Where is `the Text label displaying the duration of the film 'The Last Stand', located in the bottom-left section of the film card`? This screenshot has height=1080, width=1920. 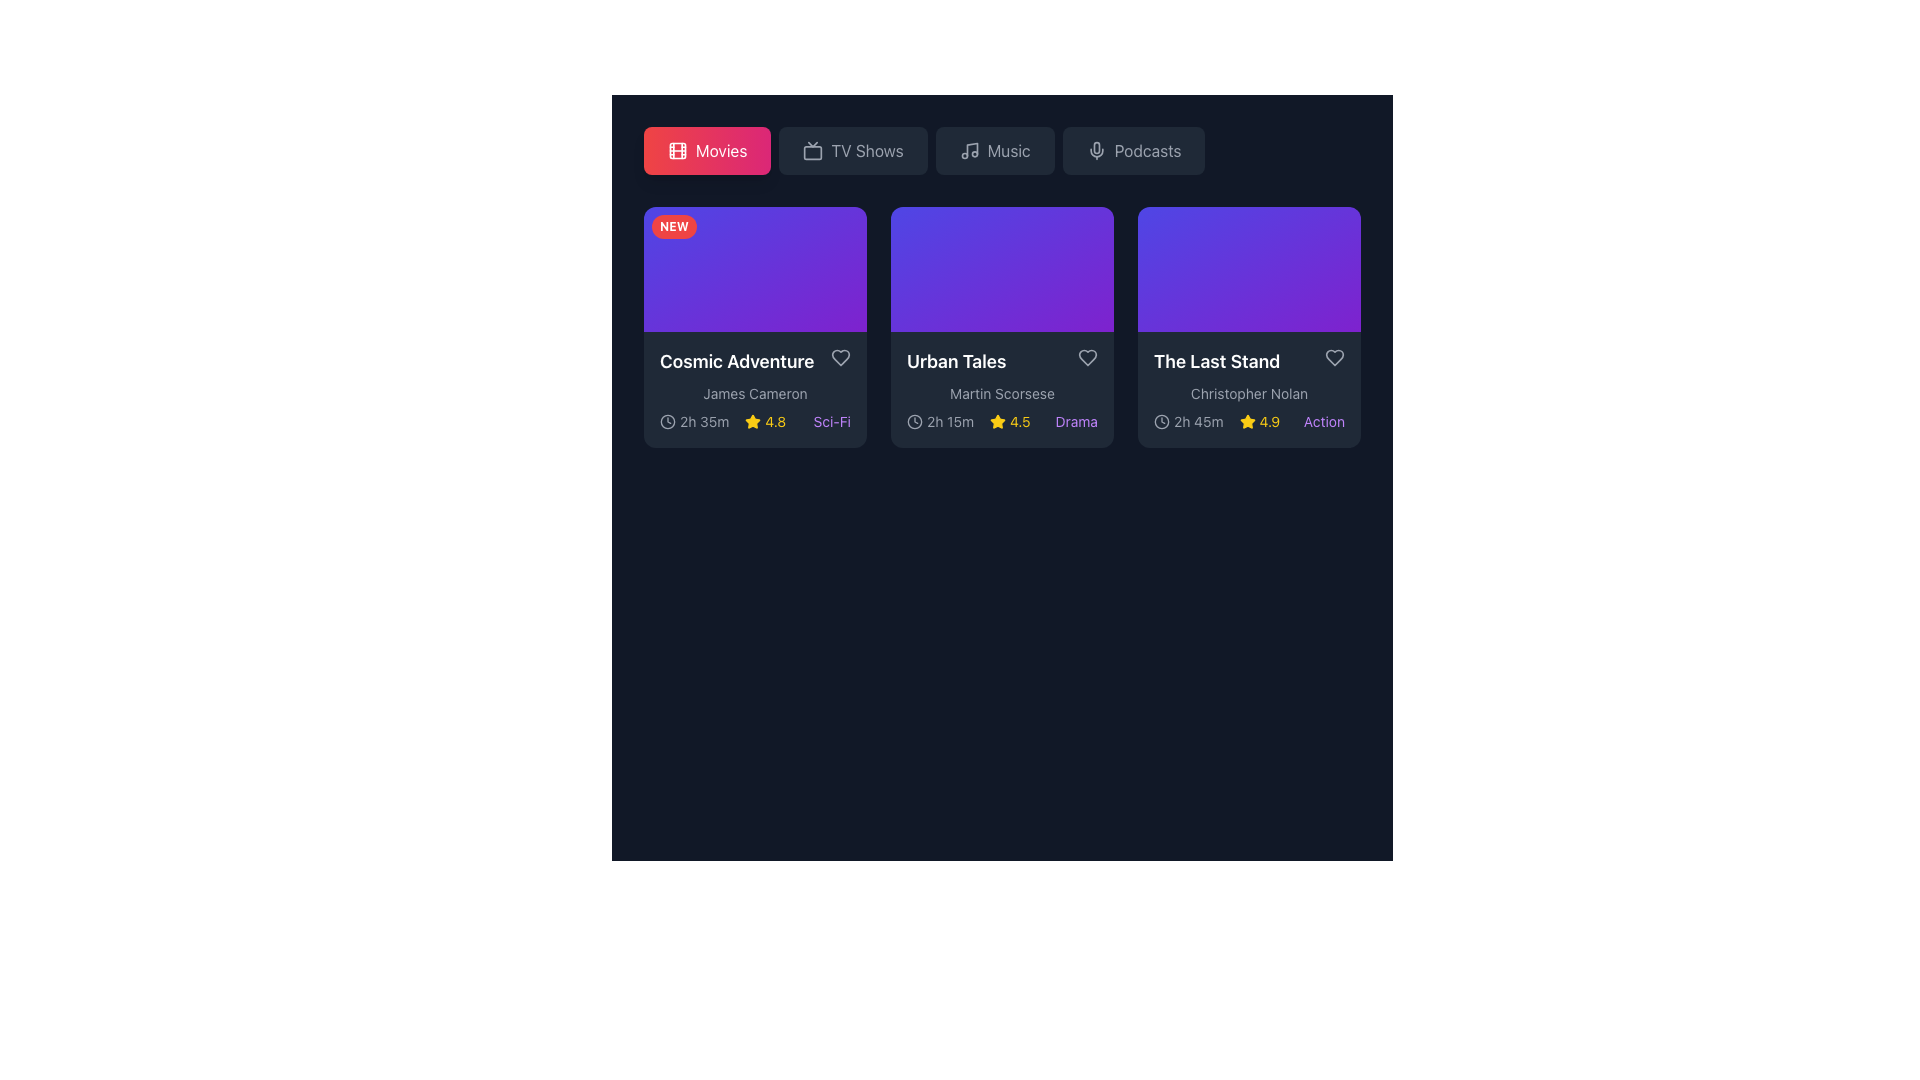 the Text label displaying the duration of the film 'The Last Stand', located in the bottom-left section of the film card is located at coordinates (1198, 421).